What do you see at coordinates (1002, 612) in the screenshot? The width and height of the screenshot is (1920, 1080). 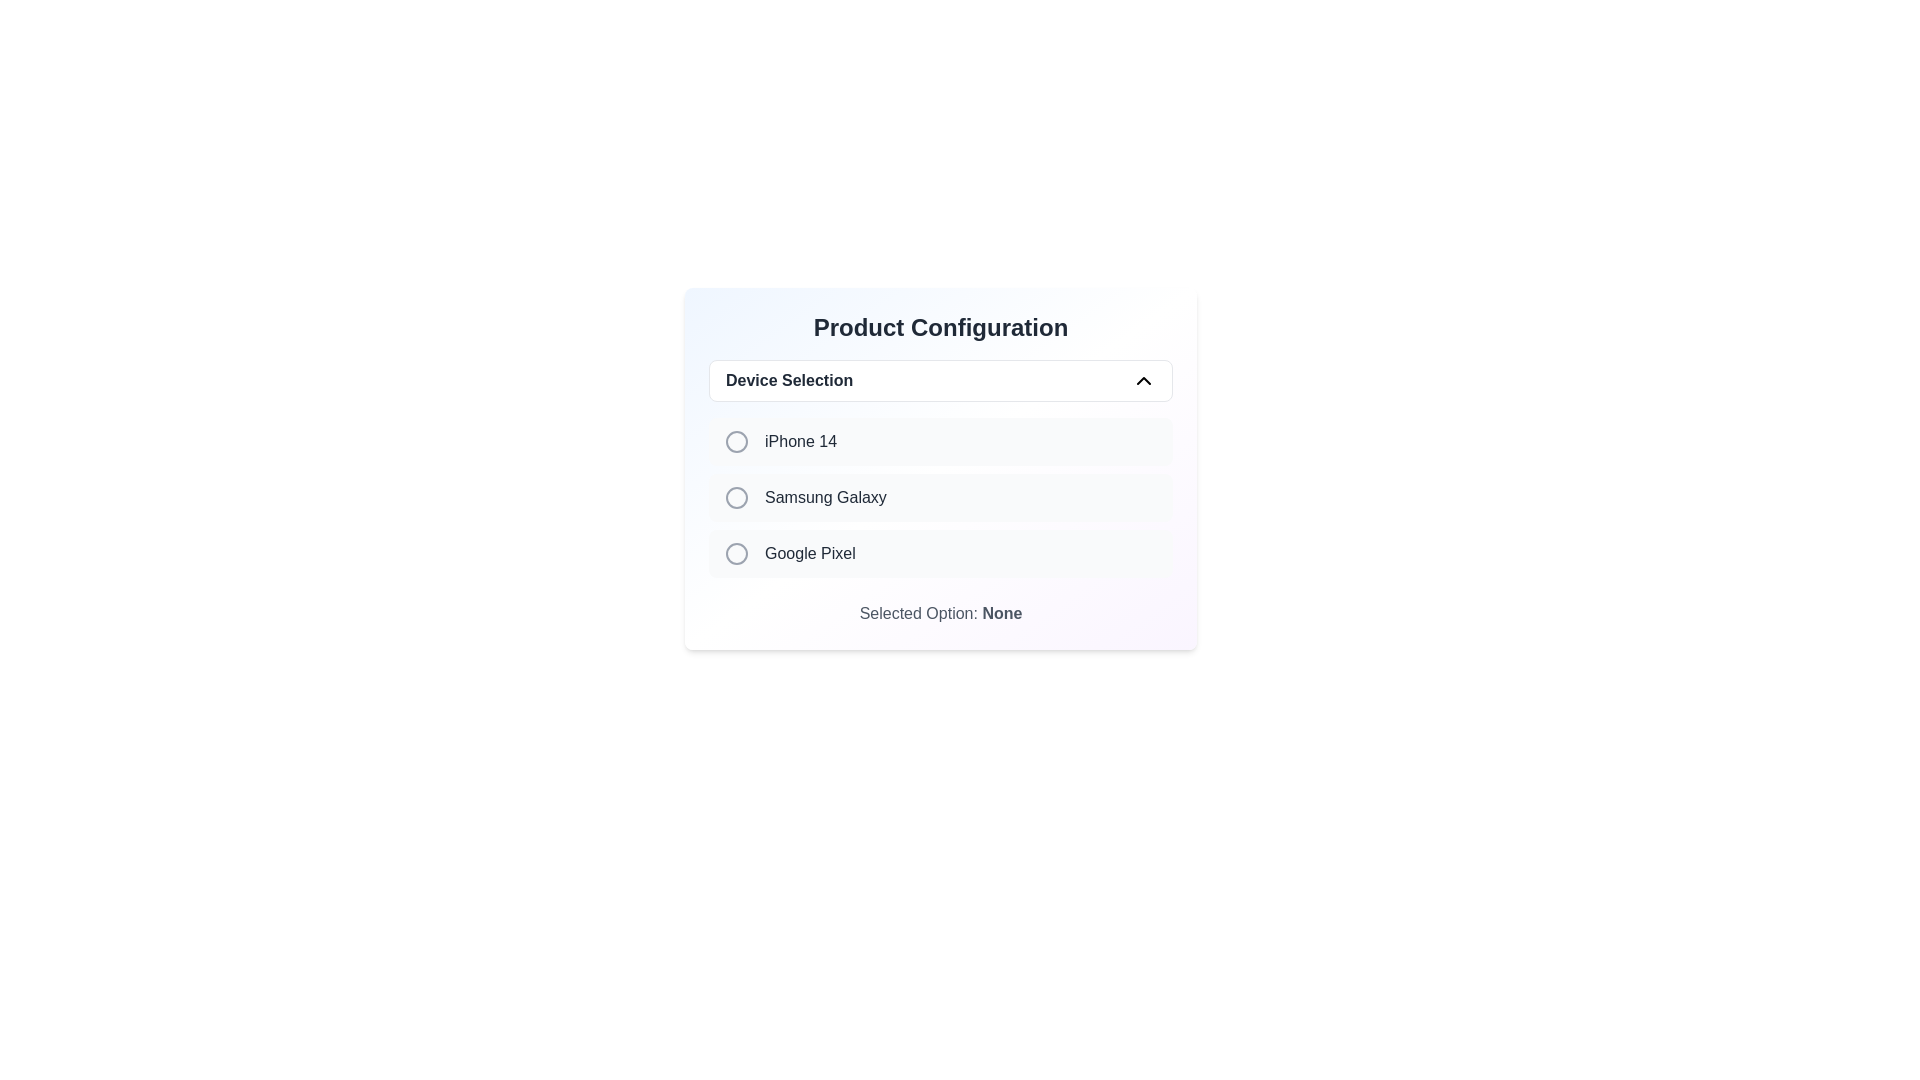 I see `the text label that indicates the current selection status, which is positioned to the right of 'Selected Option:'` at bounding box center [1002, 612].